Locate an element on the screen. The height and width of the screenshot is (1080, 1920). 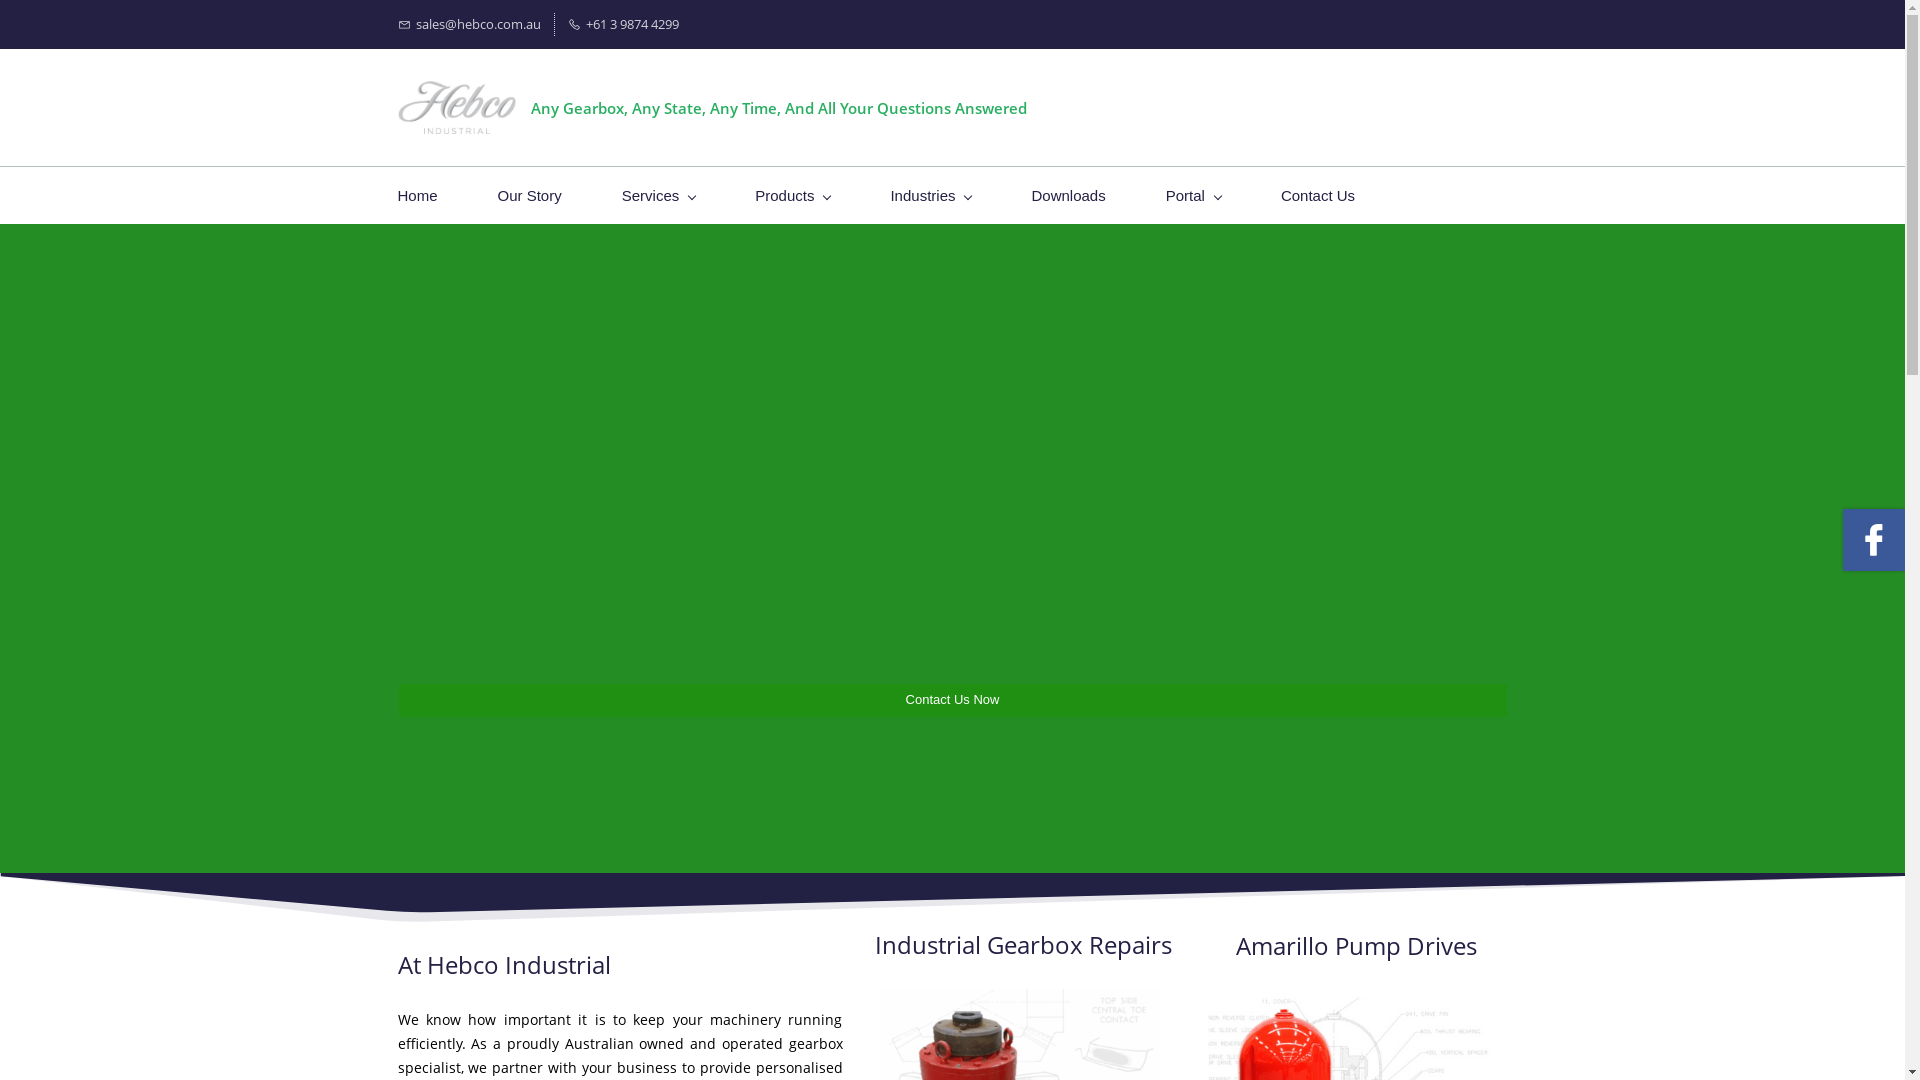
'Downloads' is located at coordinates (1067, 195).